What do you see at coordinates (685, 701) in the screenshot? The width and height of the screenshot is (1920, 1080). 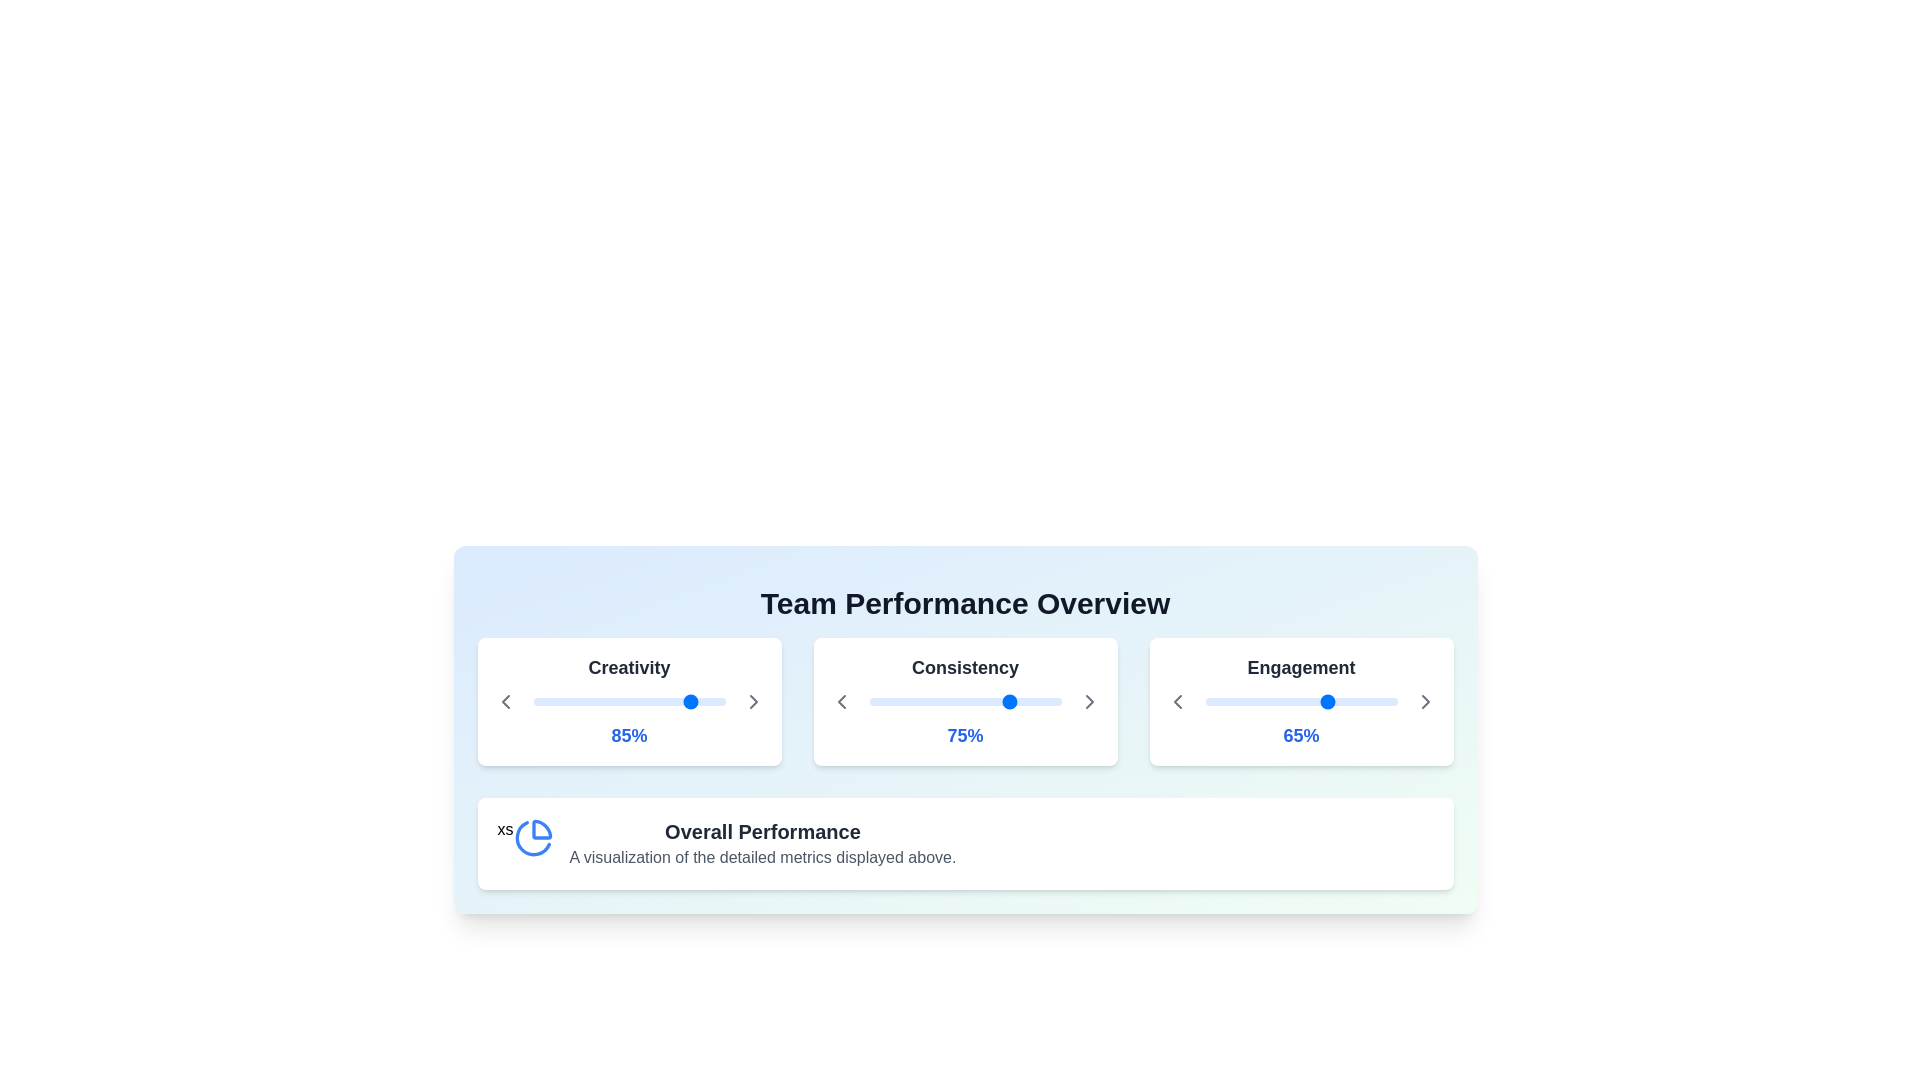 I see `the slider` at bounding box center [685, 701].